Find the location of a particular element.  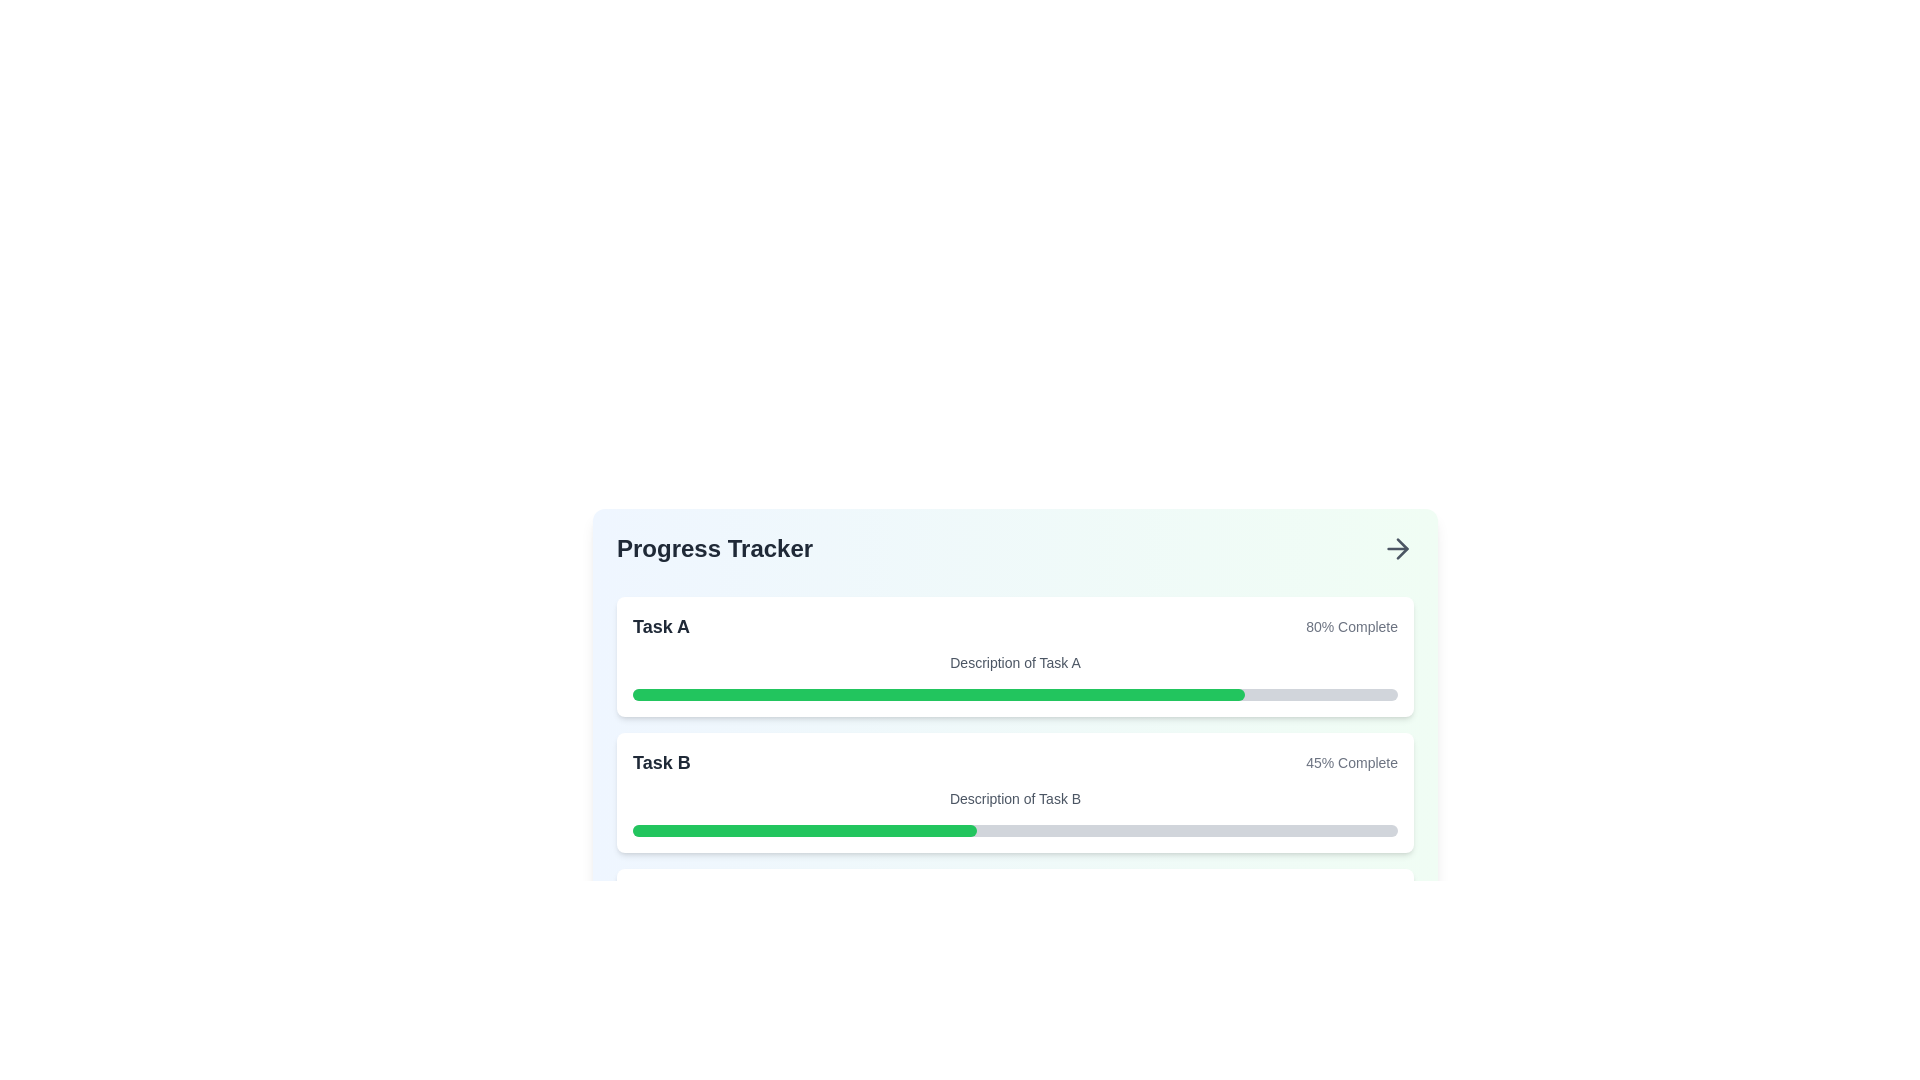

the filled section of the progress bar located beneath 'Task B', which visually indicates completion status and fills the leftmost 60% of the bar is located at coordinates (862, 966).